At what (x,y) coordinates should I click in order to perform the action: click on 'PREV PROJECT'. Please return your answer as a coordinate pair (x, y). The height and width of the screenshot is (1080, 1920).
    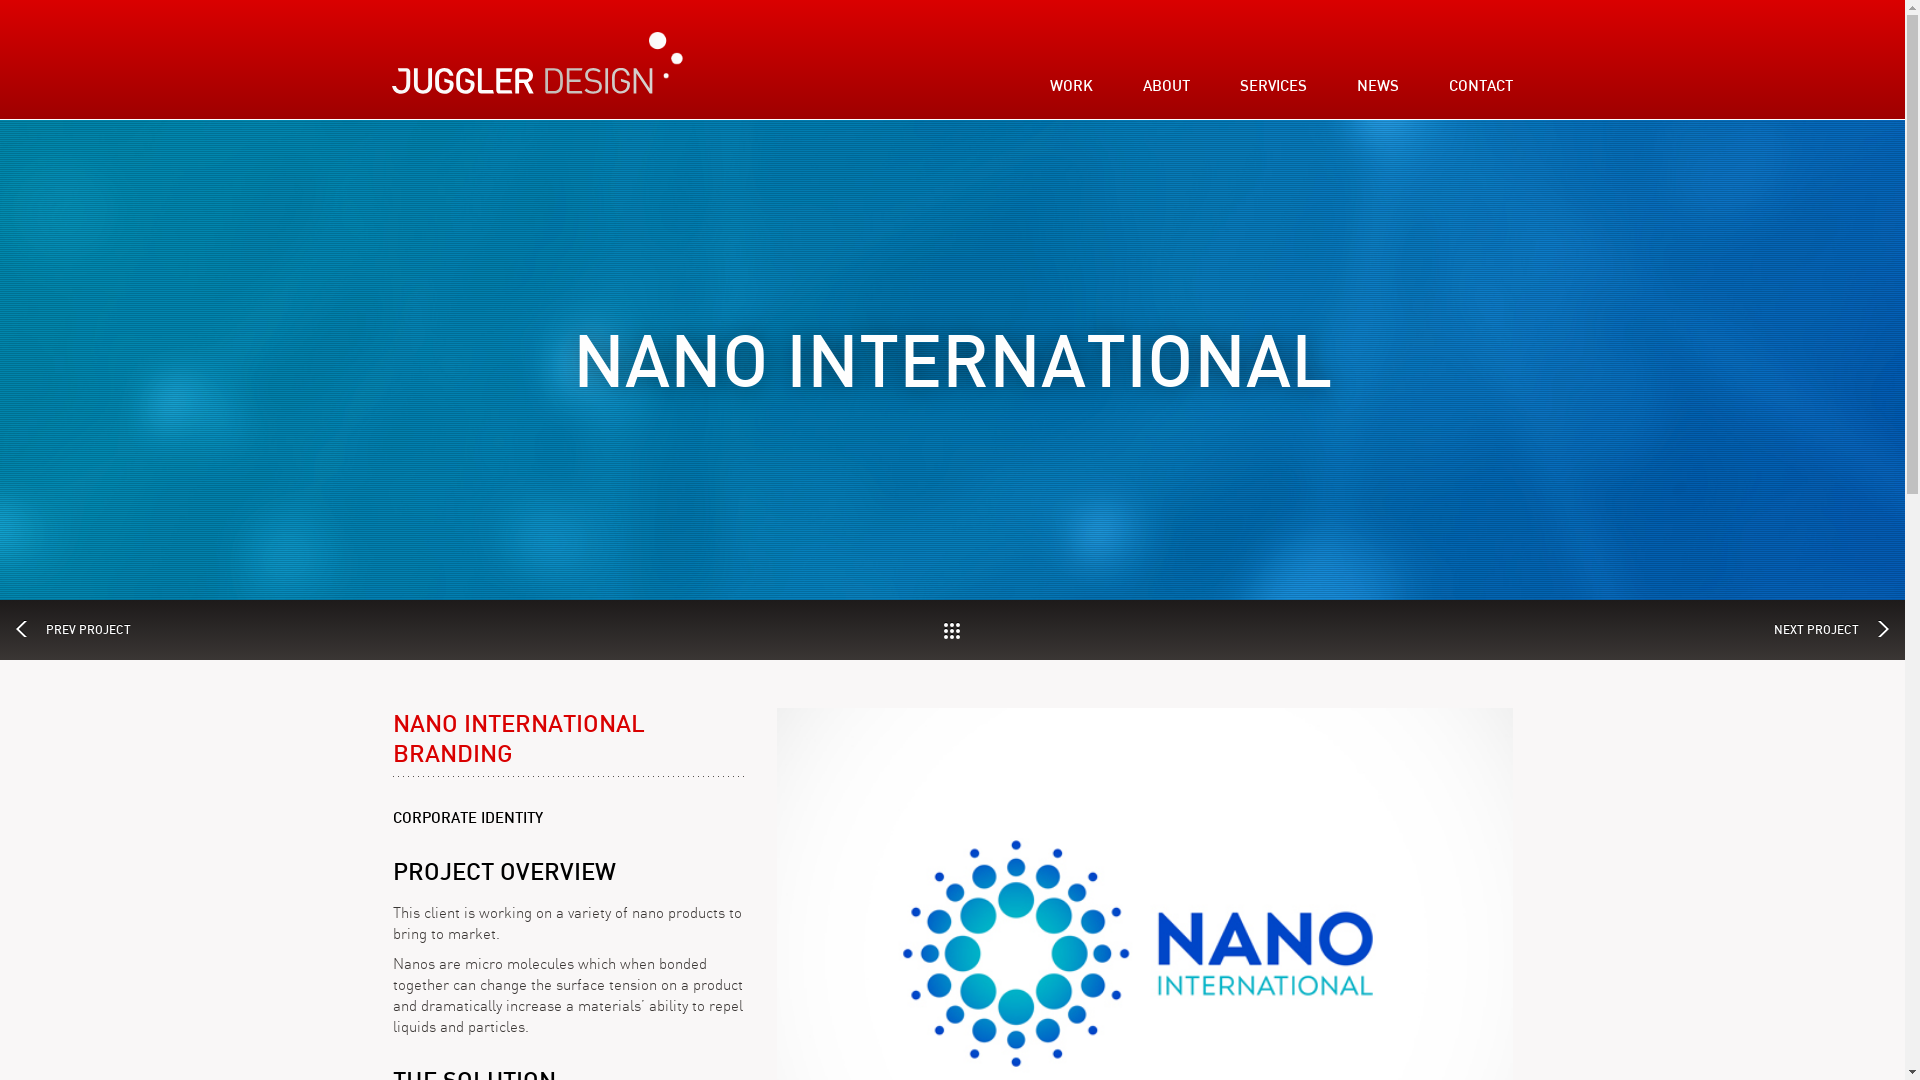
    Looking at the image, I should click on (104, 628).